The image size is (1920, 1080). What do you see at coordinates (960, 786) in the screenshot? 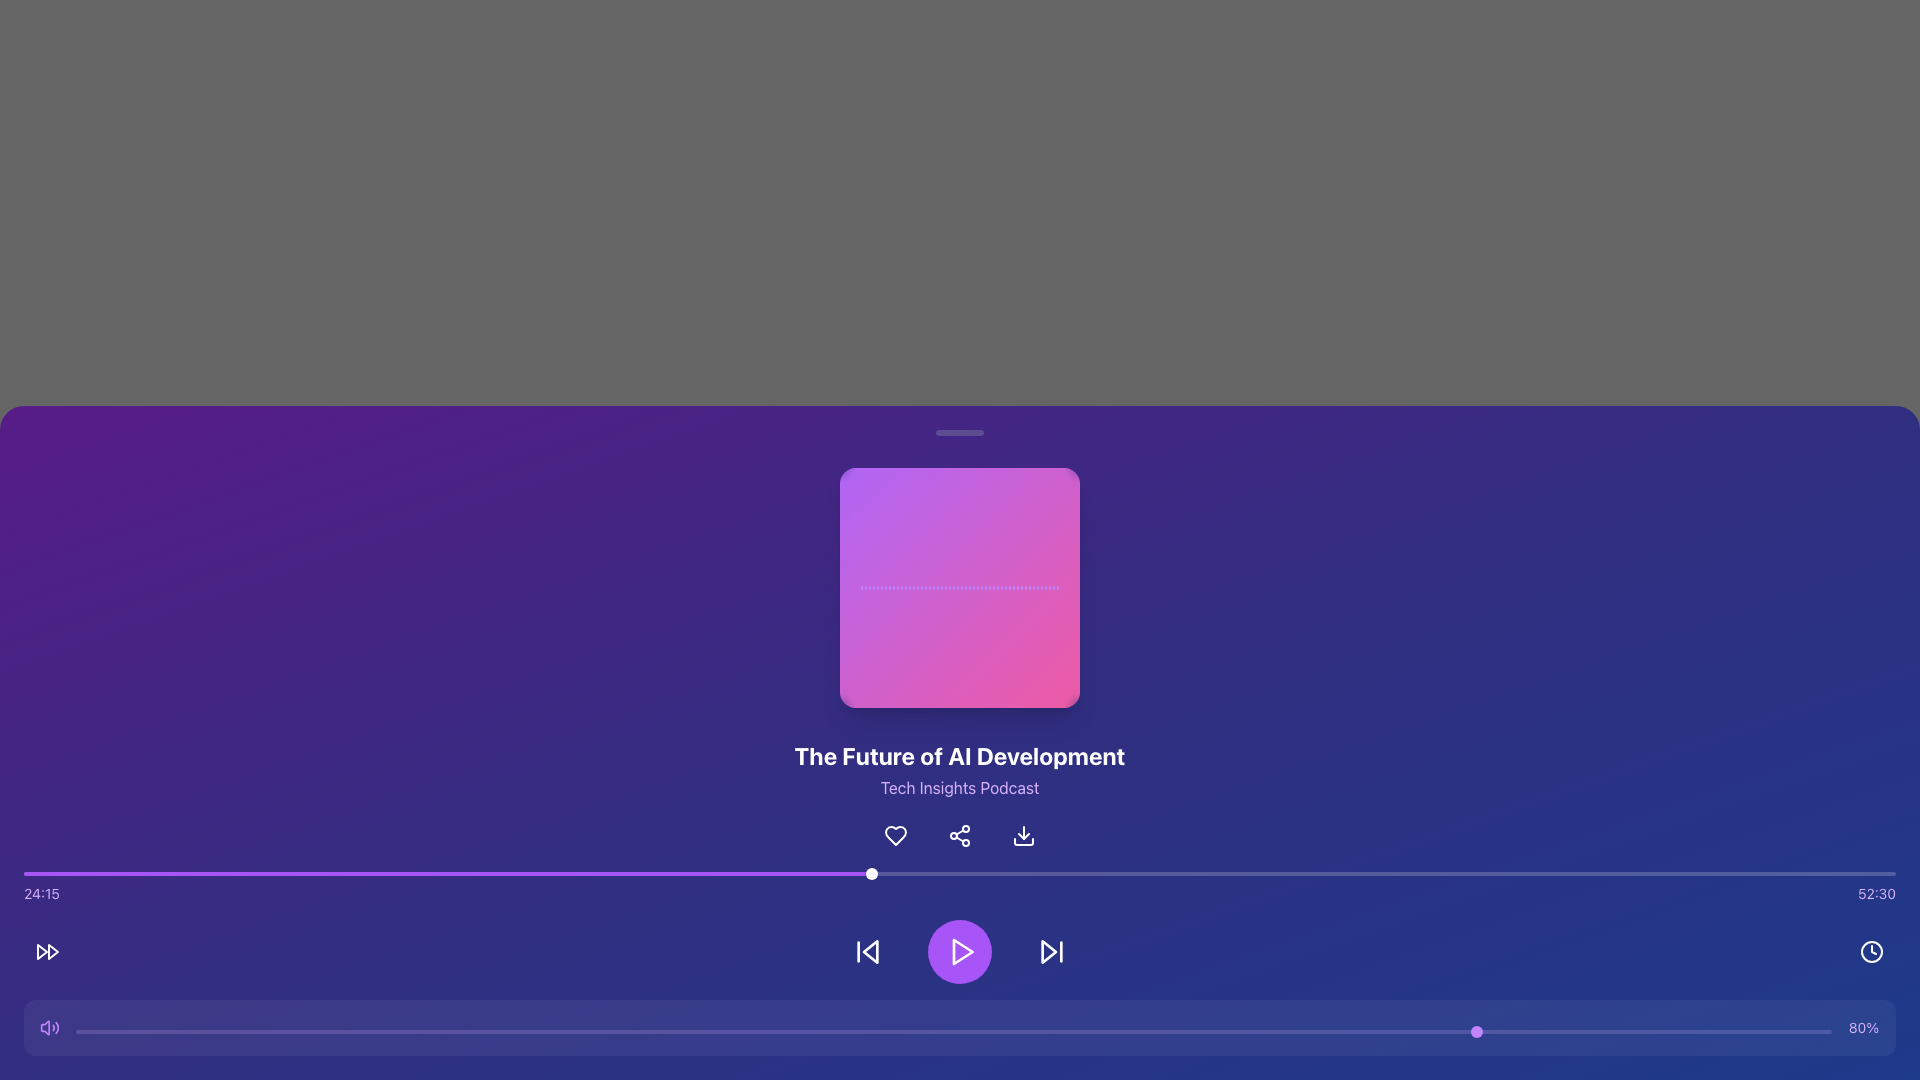
I see `informational label located beneath the main title 'The Future of AI Development', centered horizontally and positioned near the top of the second section from the bottom of the page` at bounding box center [960, 786].